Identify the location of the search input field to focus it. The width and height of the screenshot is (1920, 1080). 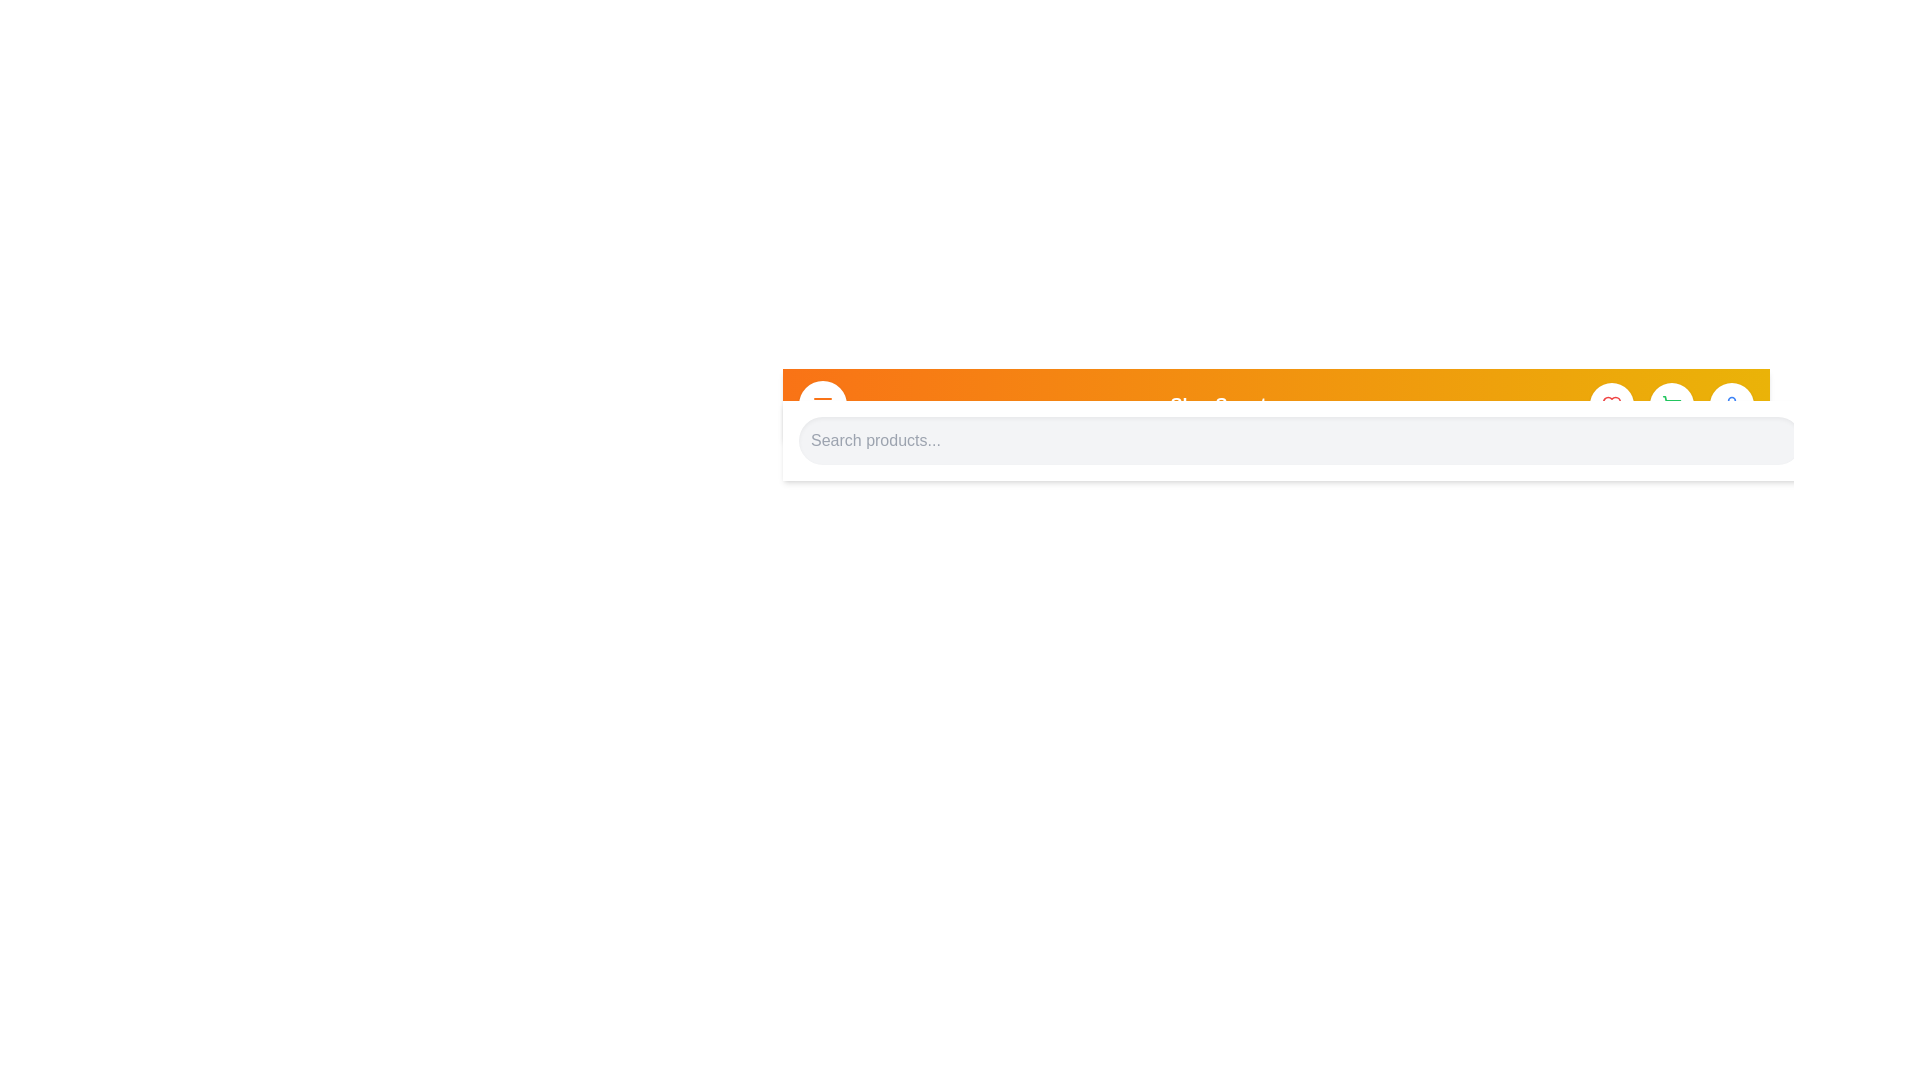
(1300, 439).